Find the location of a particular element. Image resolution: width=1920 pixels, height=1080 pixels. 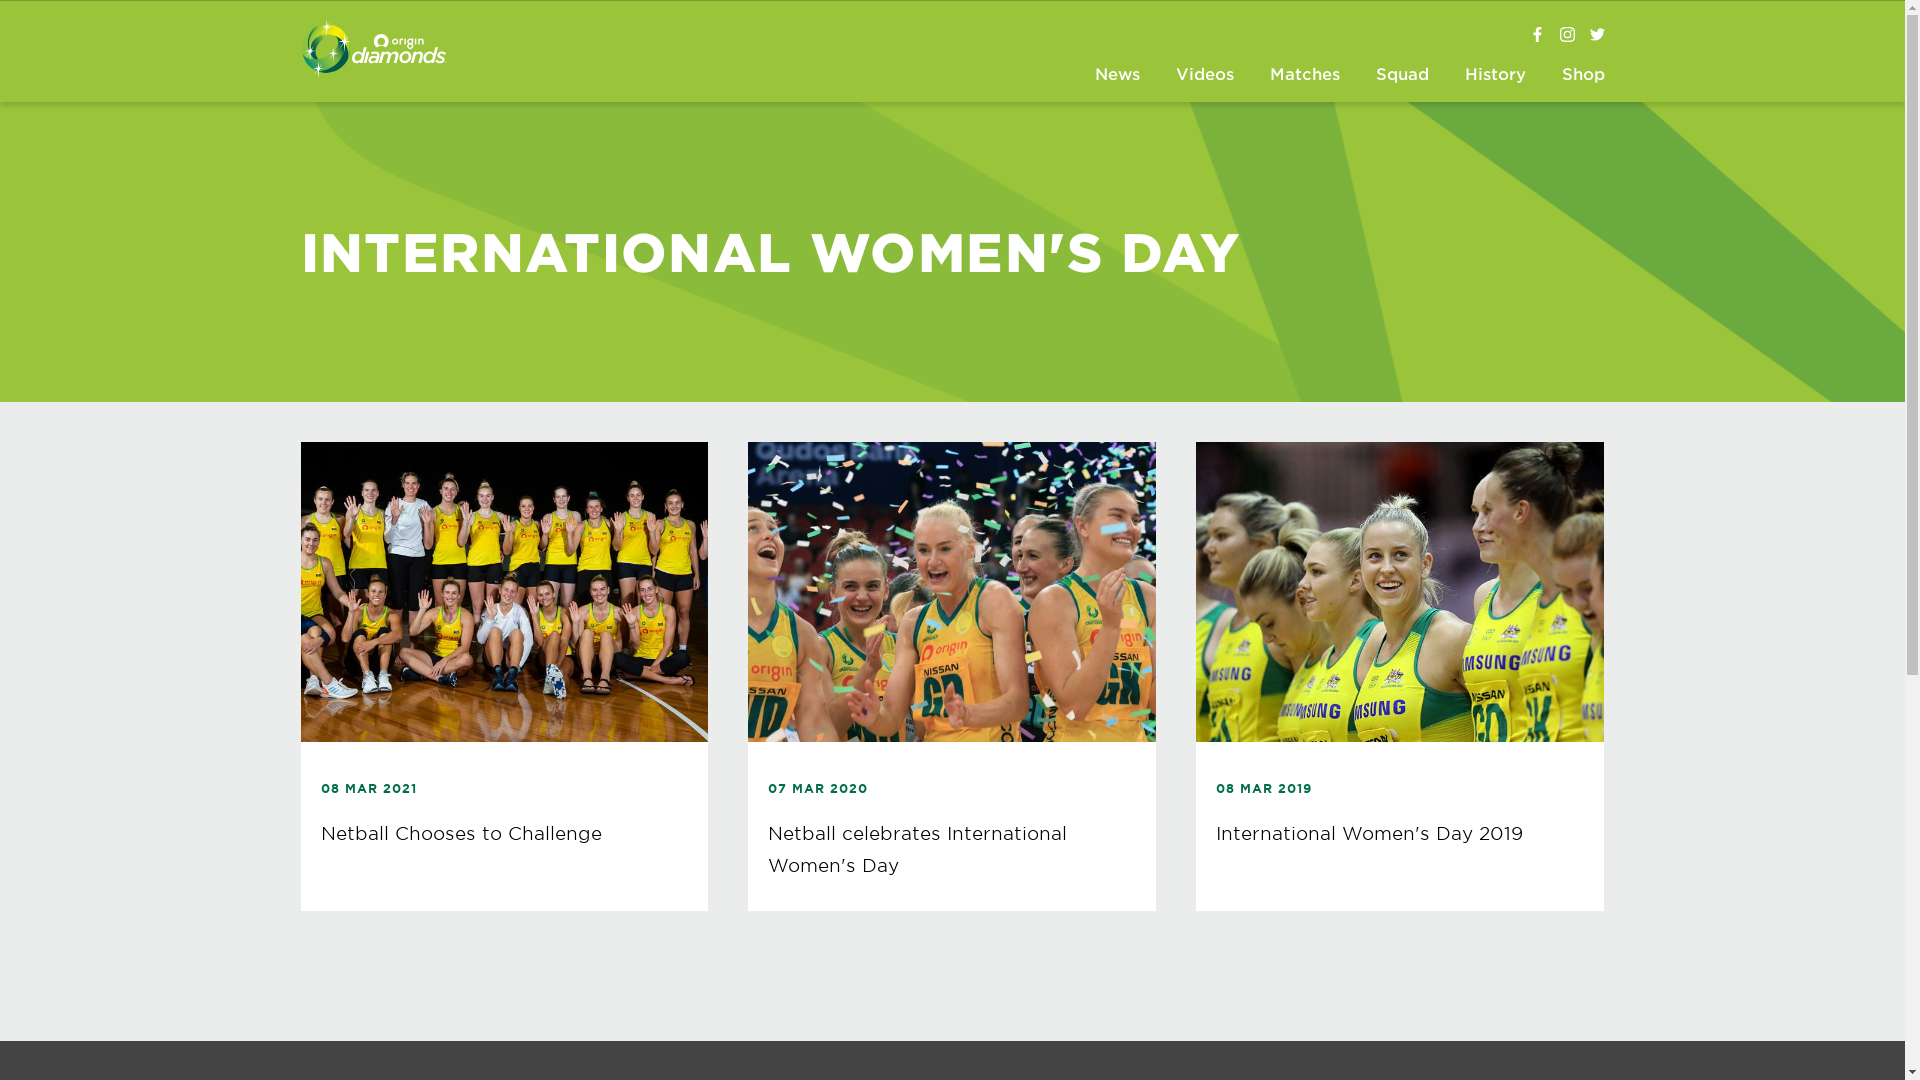

'Shop' is located at coordinates (1544, 75).